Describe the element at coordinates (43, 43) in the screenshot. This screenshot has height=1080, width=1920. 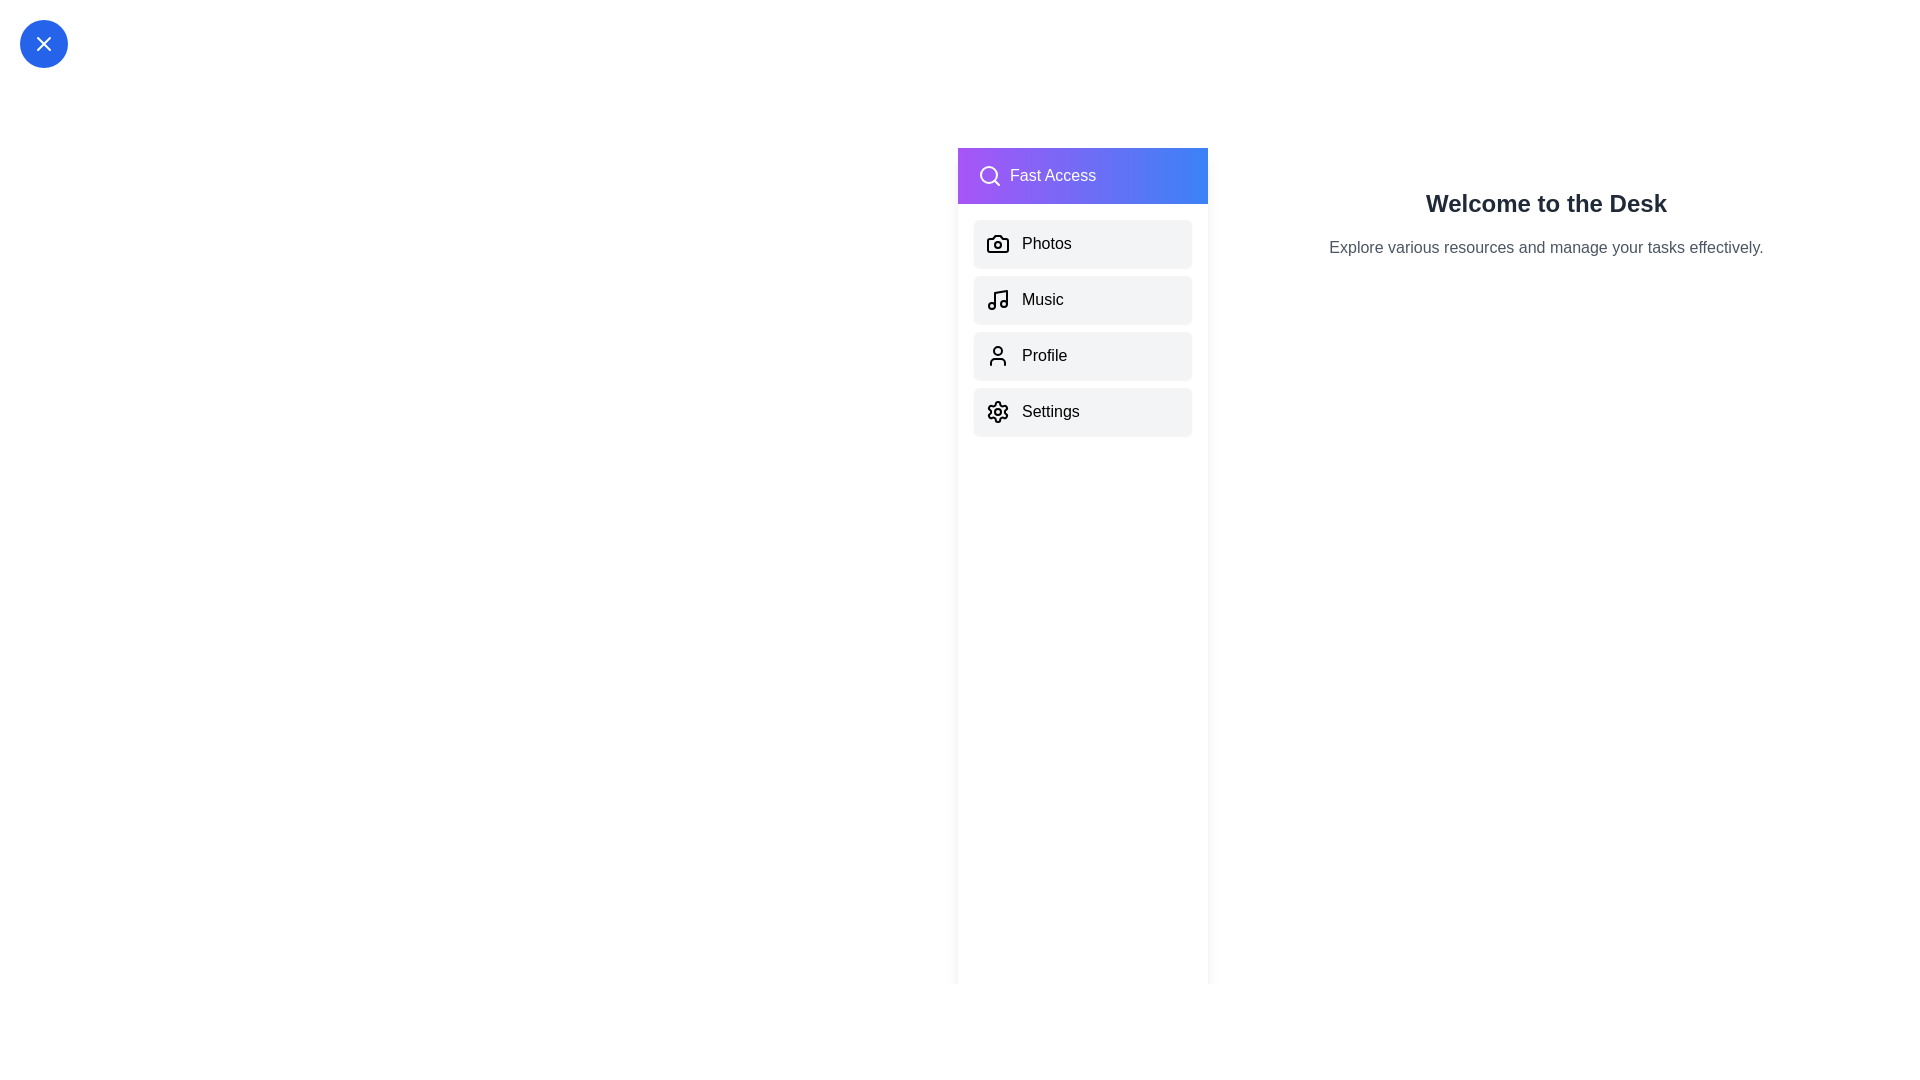
I see `the button at the top-left corner to toggle the drawer visibility` at that location.